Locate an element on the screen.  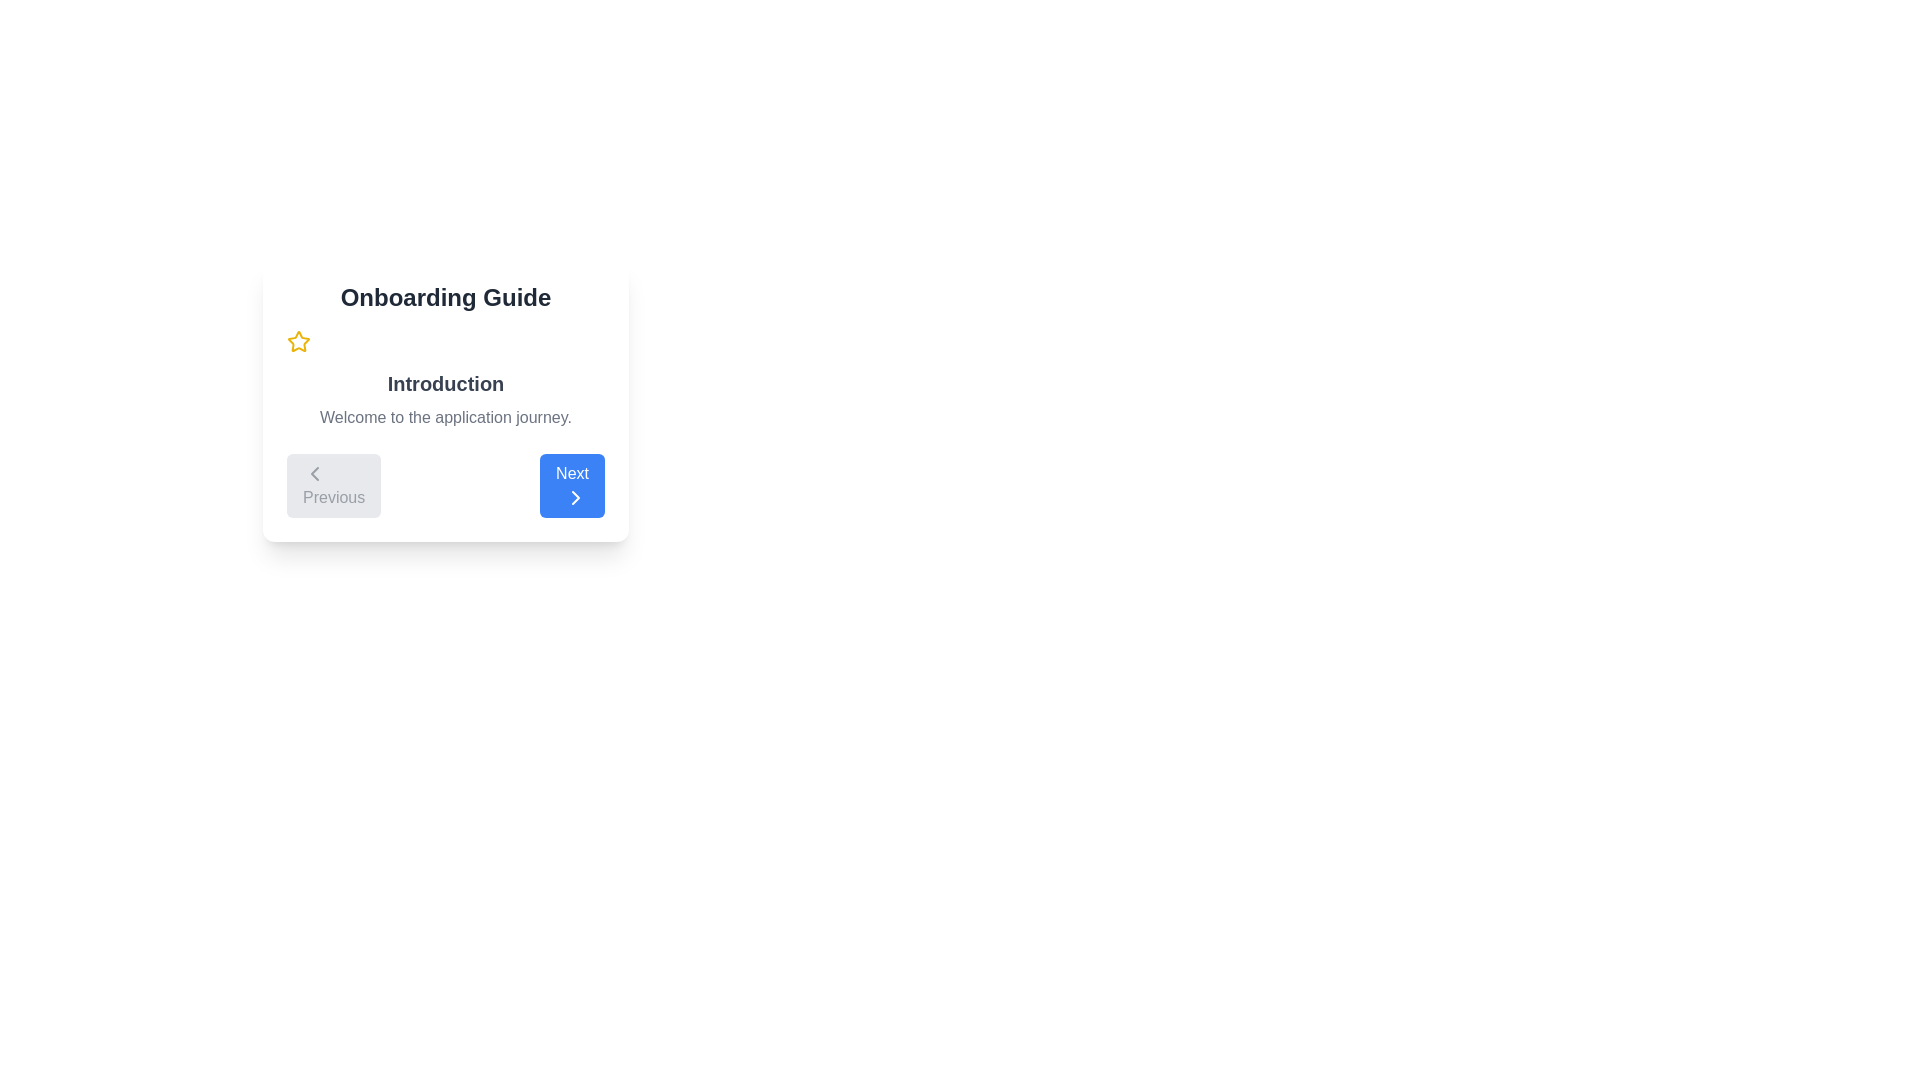
the blue 'Next' button with rounded corners that contains a right-pointing chevron icon, positioned to the right of the 'Previous' button is located at coordinates (571, 486).